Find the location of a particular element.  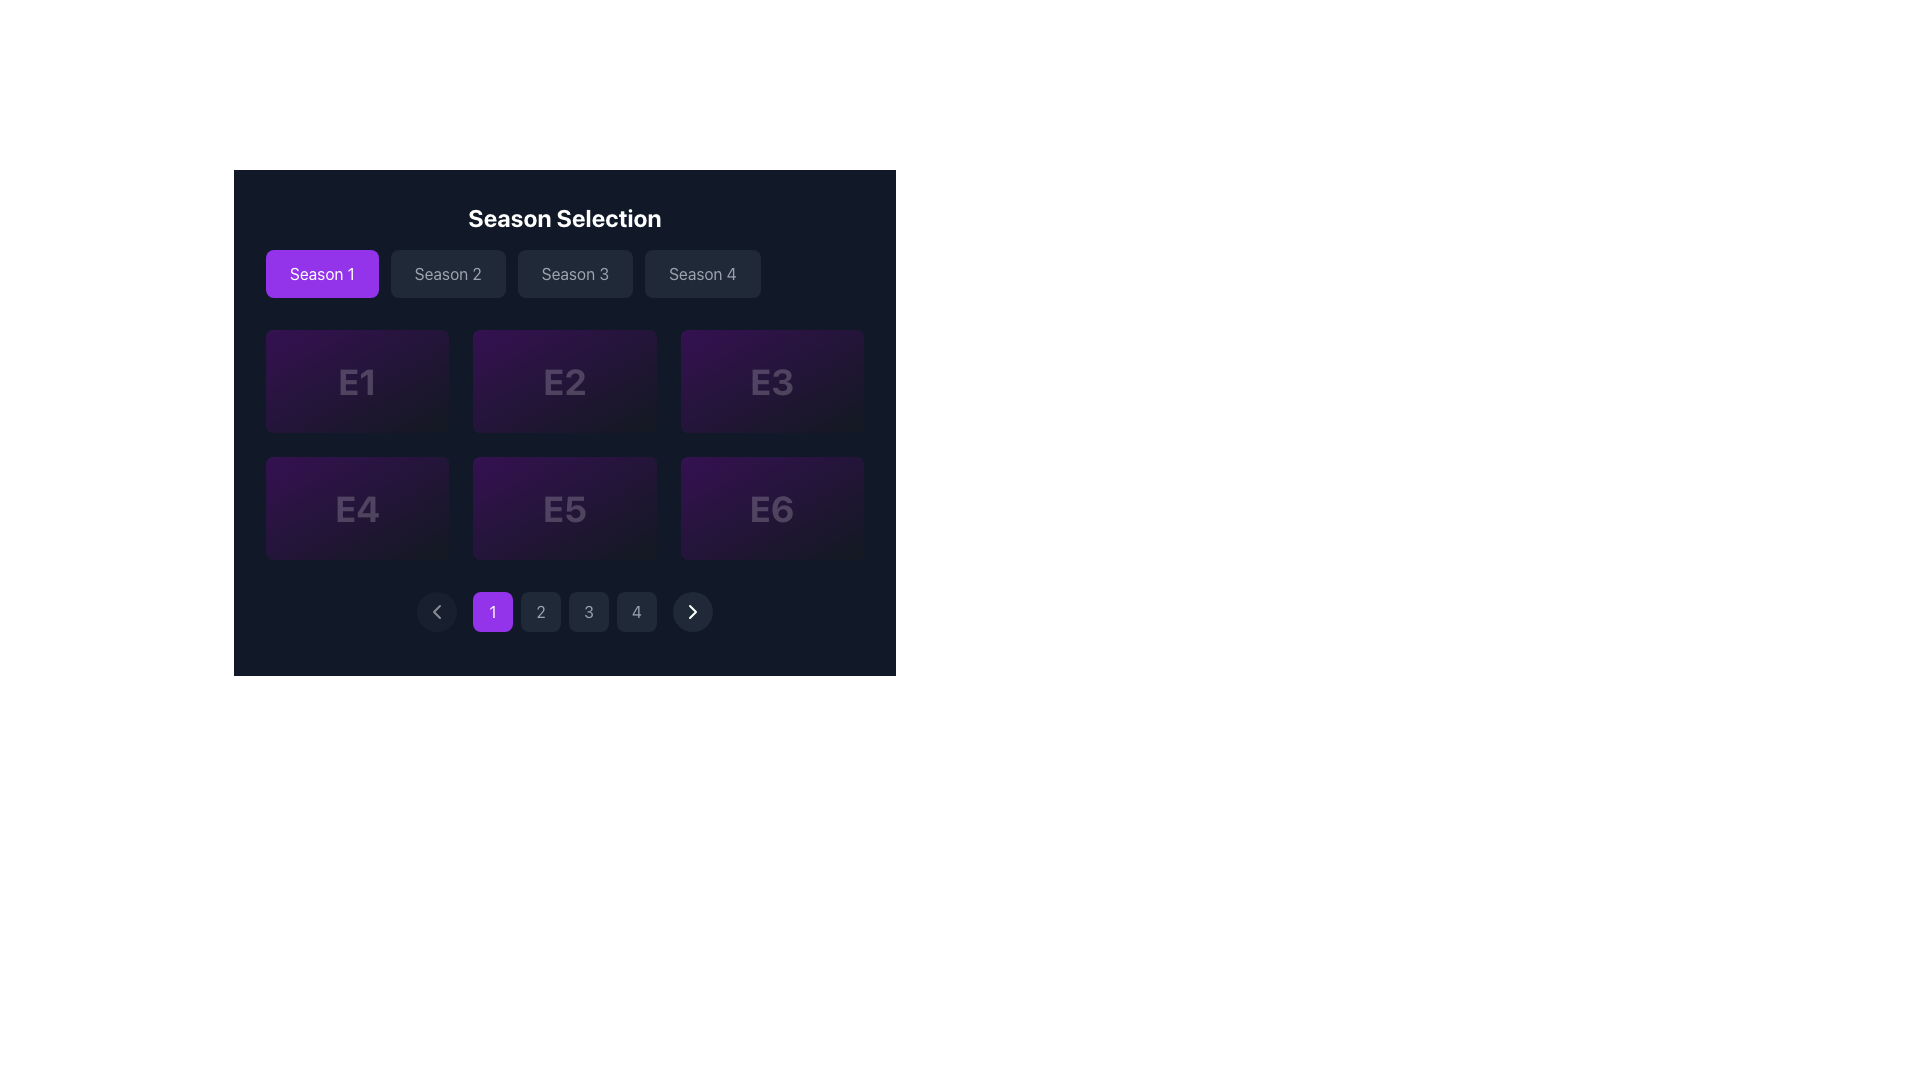

the circular decorative element in the pagination interface, which is centered around the second pagination button from the left is located at coordinates (556, 583).